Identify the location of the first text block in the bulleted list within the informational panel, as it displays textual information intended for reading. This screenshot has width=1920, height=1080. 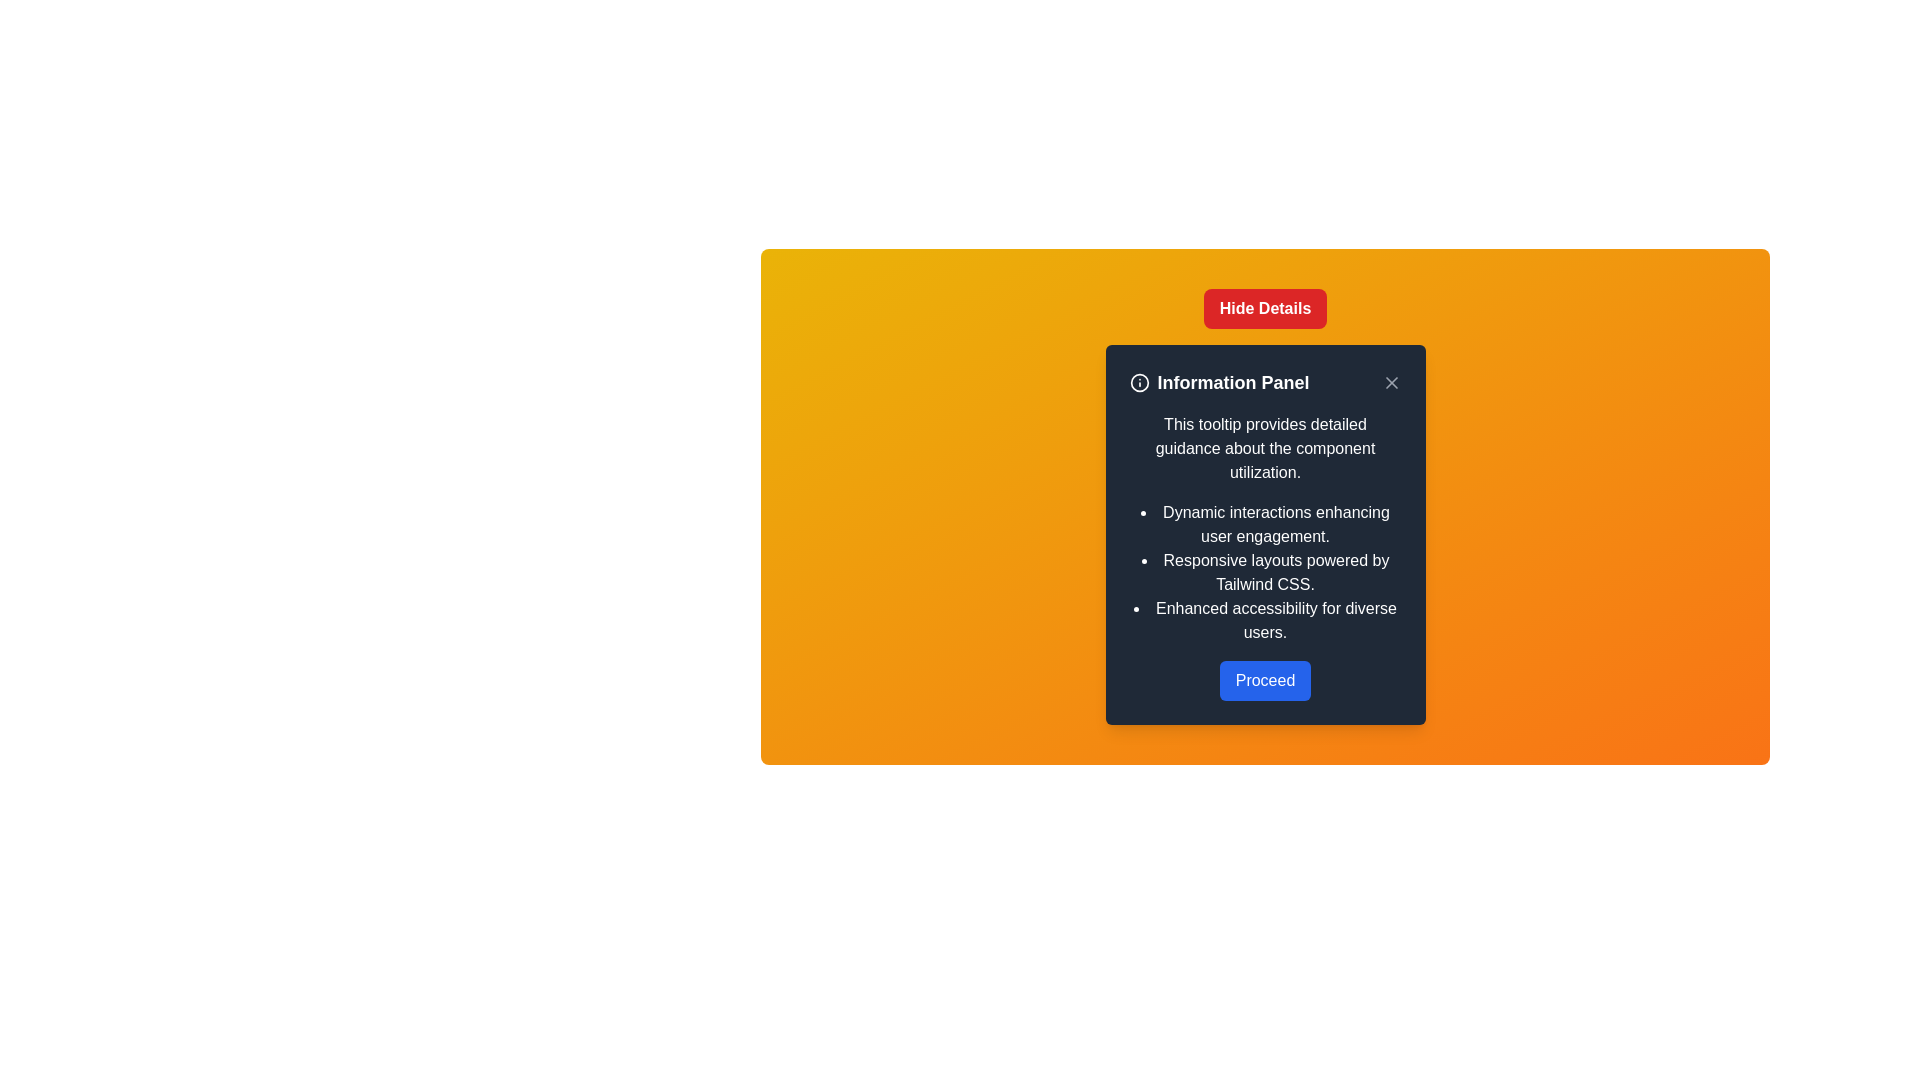
(1264, 523).